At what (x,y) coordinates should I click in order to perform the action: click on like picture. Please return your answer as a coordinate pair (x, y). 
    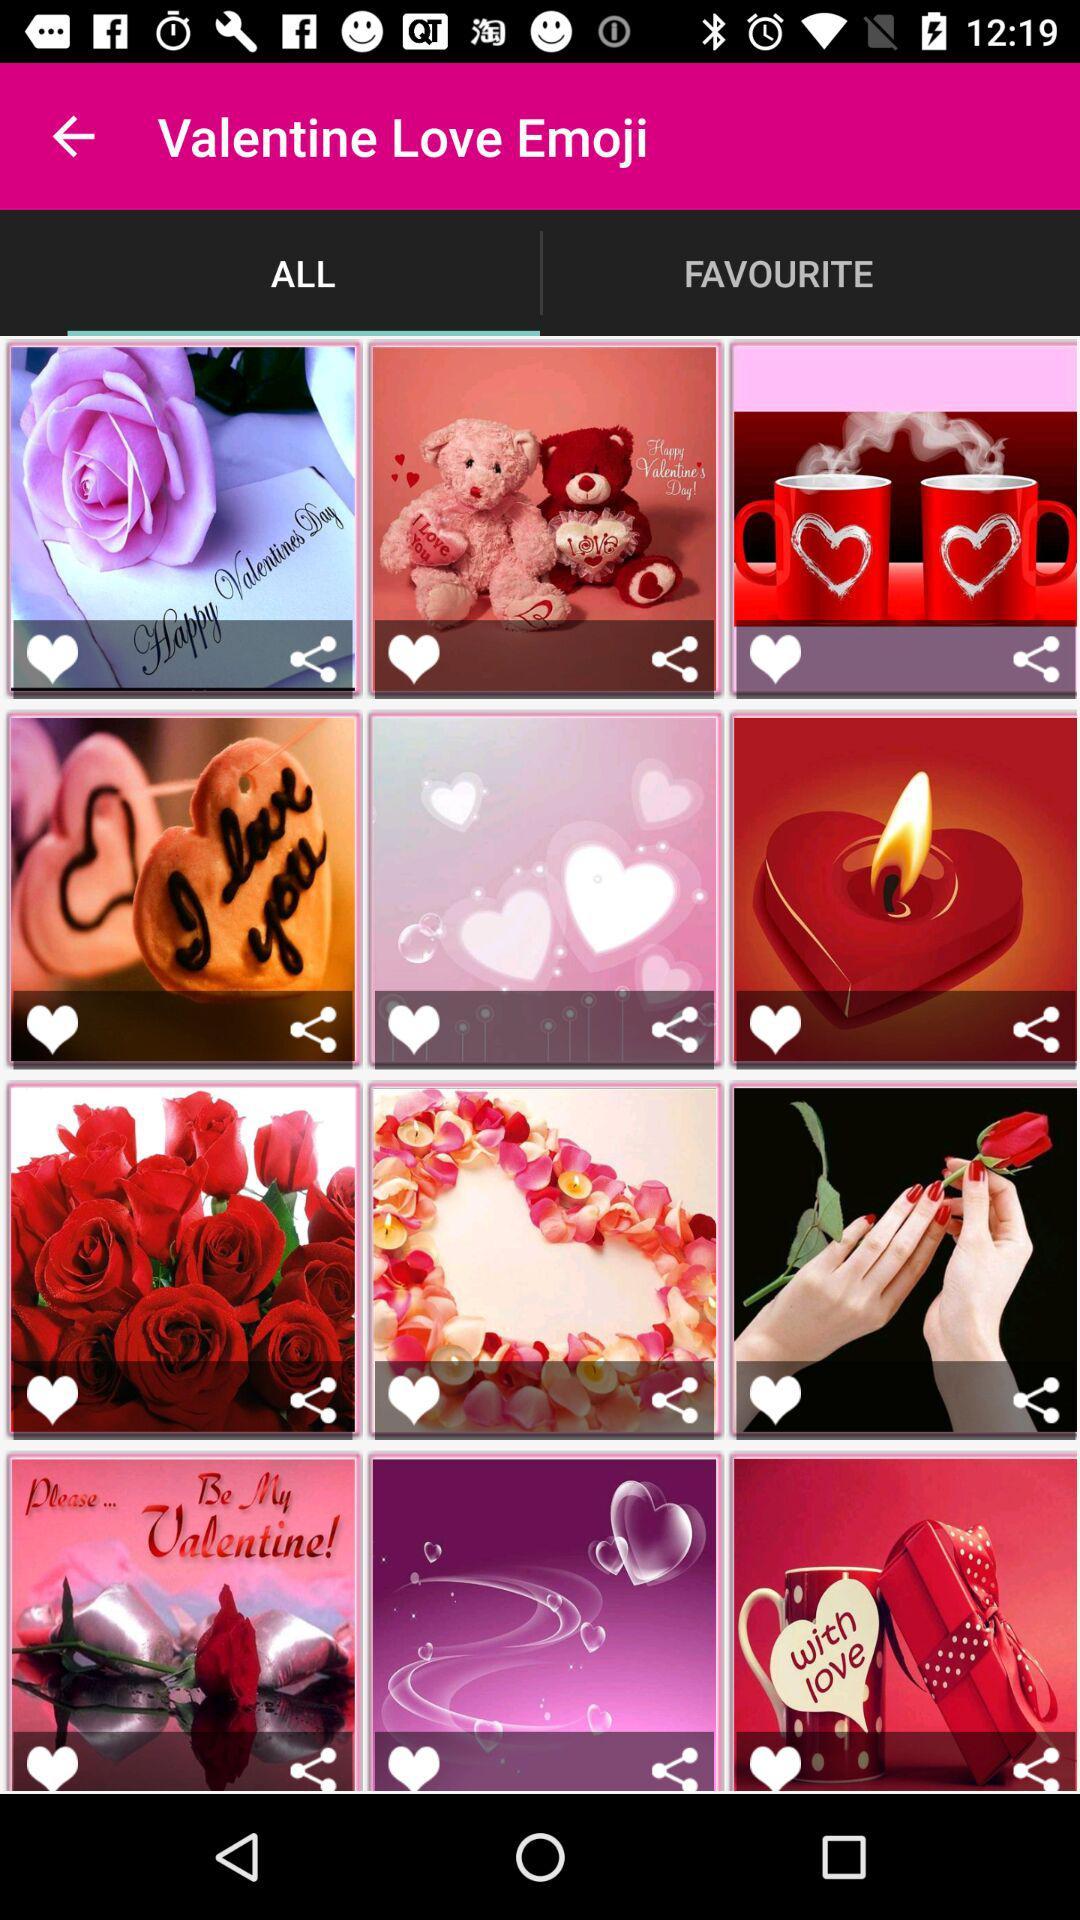
    Looking at the image, I should click on (774, 1029).